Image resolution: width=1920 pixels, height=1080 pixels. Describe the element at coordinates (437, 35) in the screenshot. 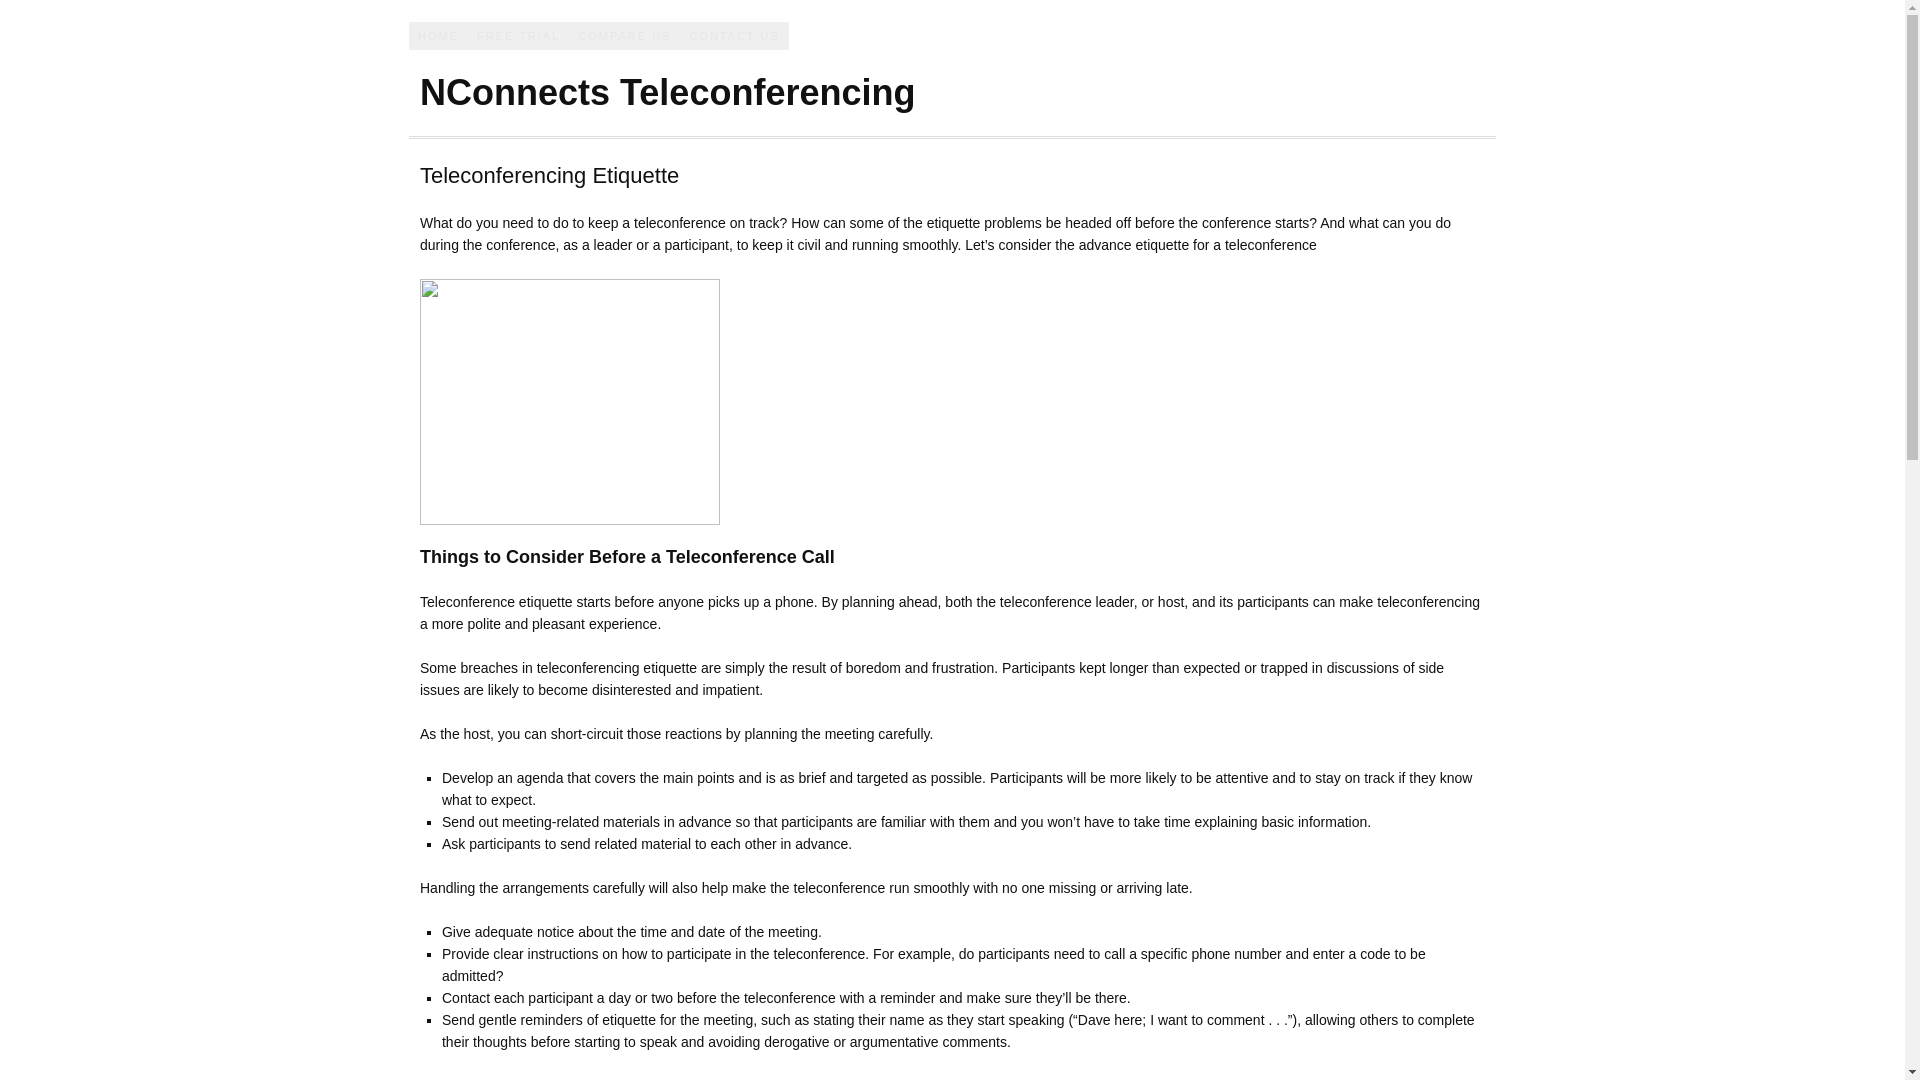

I see `'HOME'` at that location.